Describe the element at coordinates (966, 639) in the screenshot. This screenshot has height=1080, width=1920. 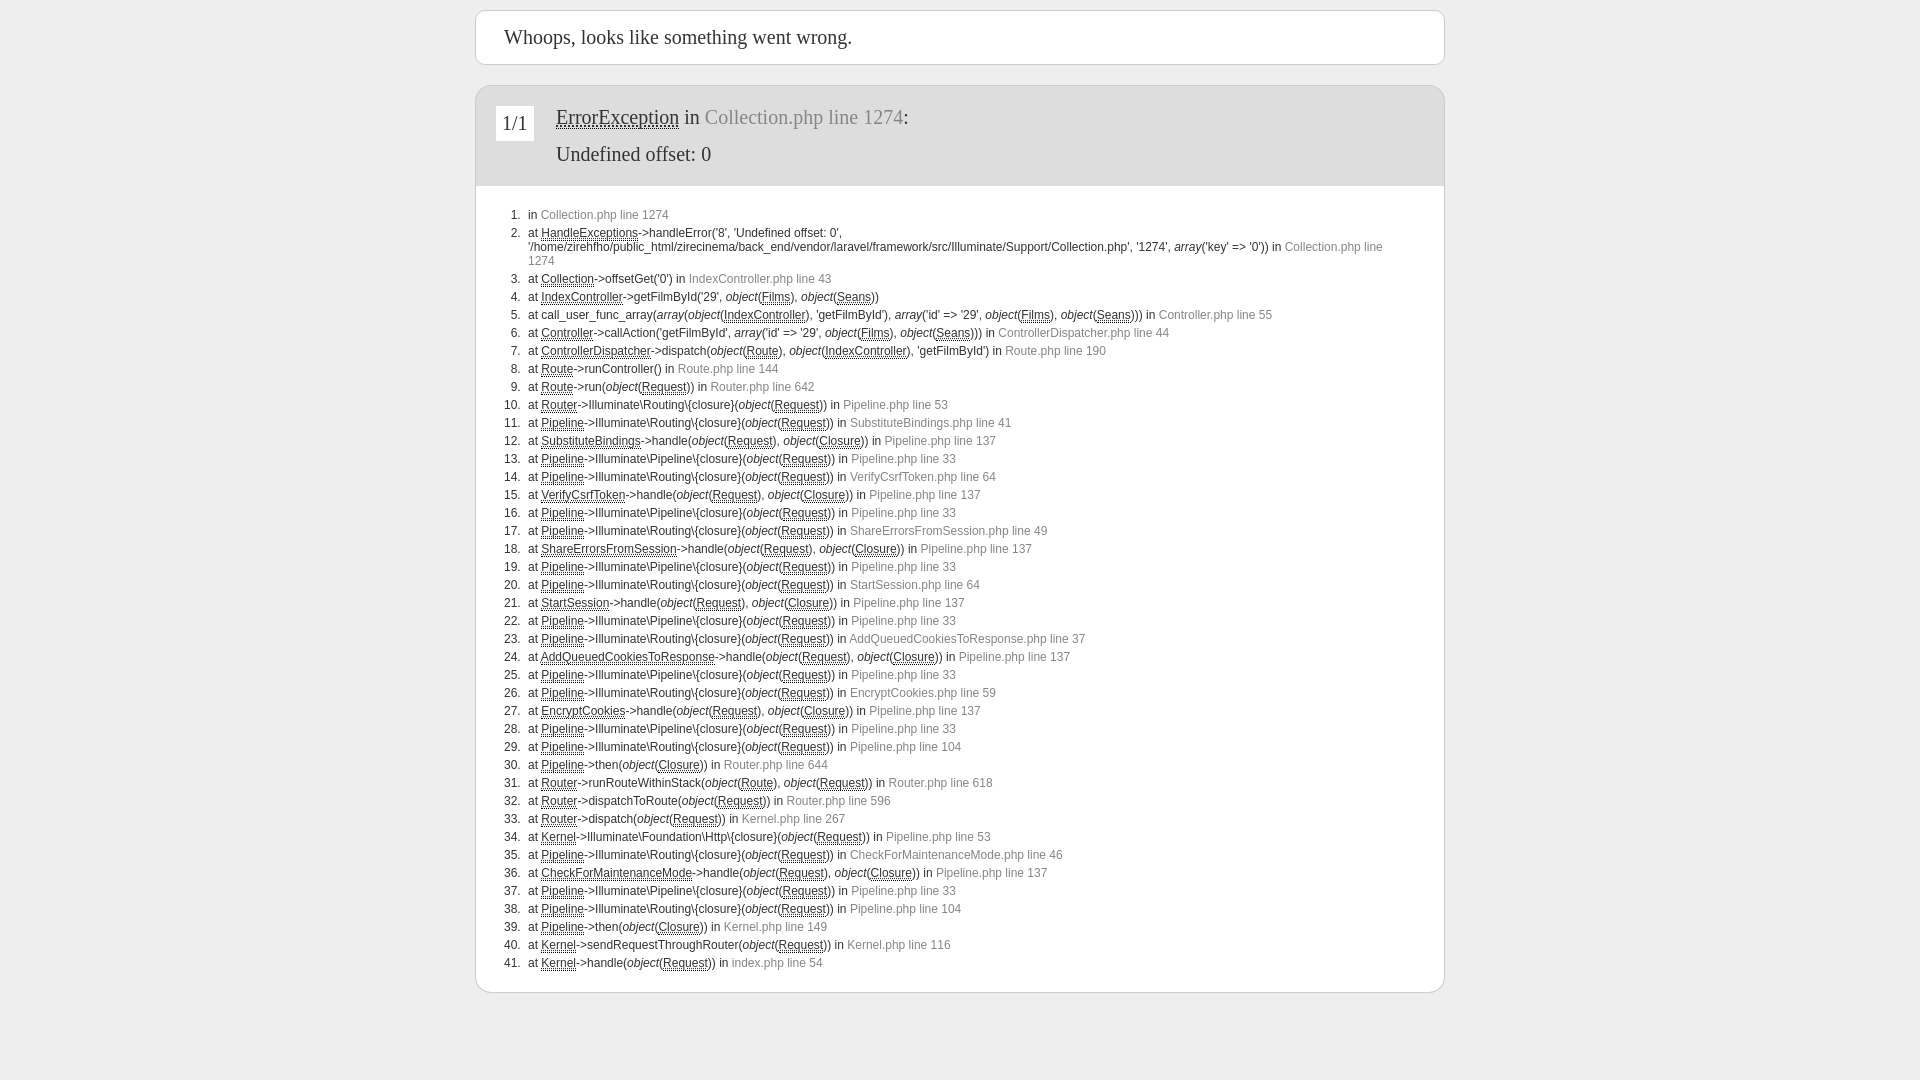
I see `'AddQueuedCookiesToResponse.php line 37'` at that location.